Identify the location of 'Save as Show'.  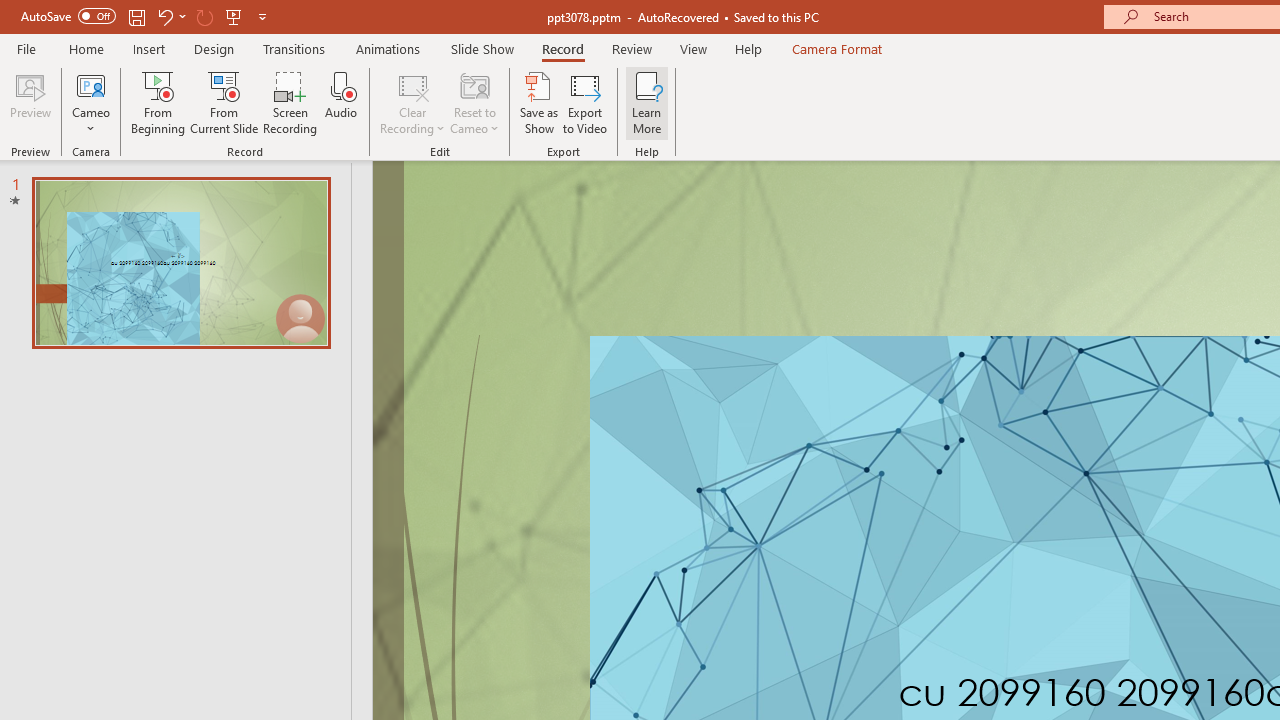
(539, 103).